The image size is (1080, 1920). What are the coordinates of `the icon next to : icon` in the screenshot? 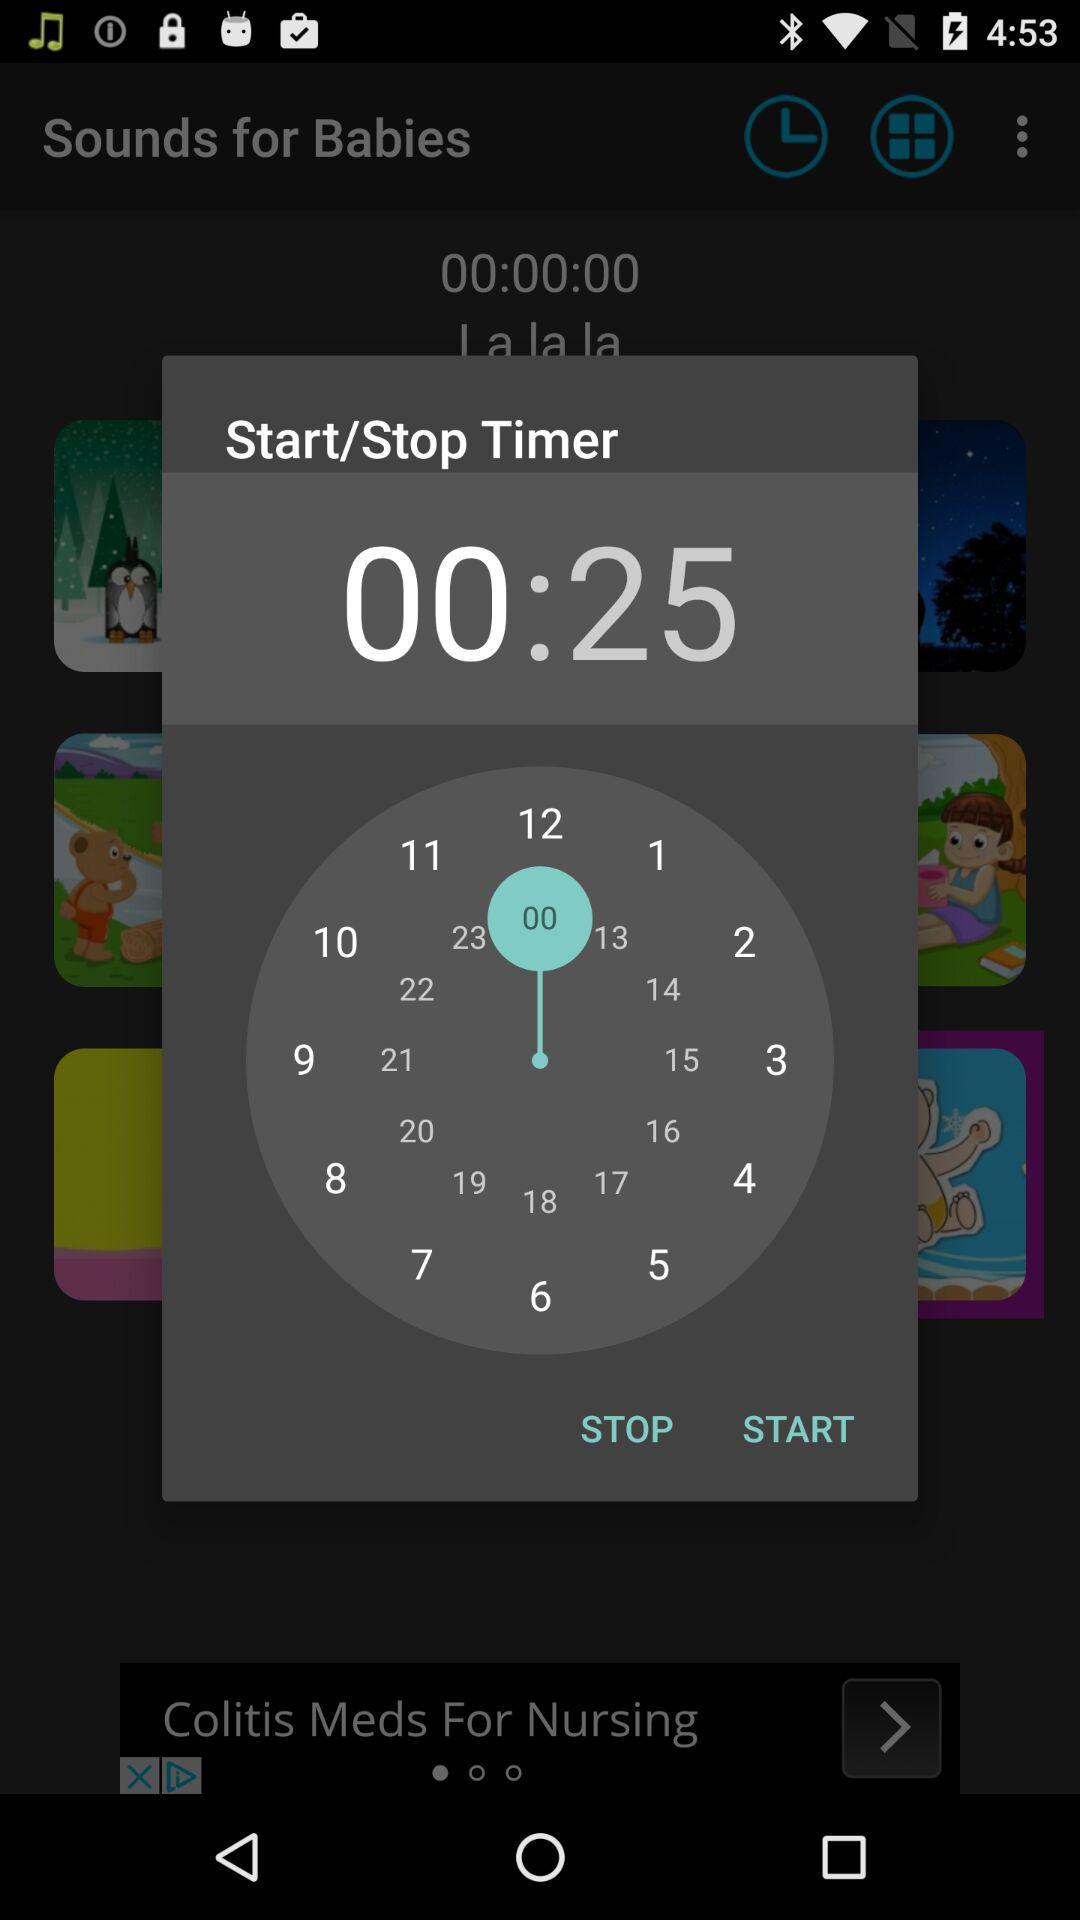 It's located at (652, 597).